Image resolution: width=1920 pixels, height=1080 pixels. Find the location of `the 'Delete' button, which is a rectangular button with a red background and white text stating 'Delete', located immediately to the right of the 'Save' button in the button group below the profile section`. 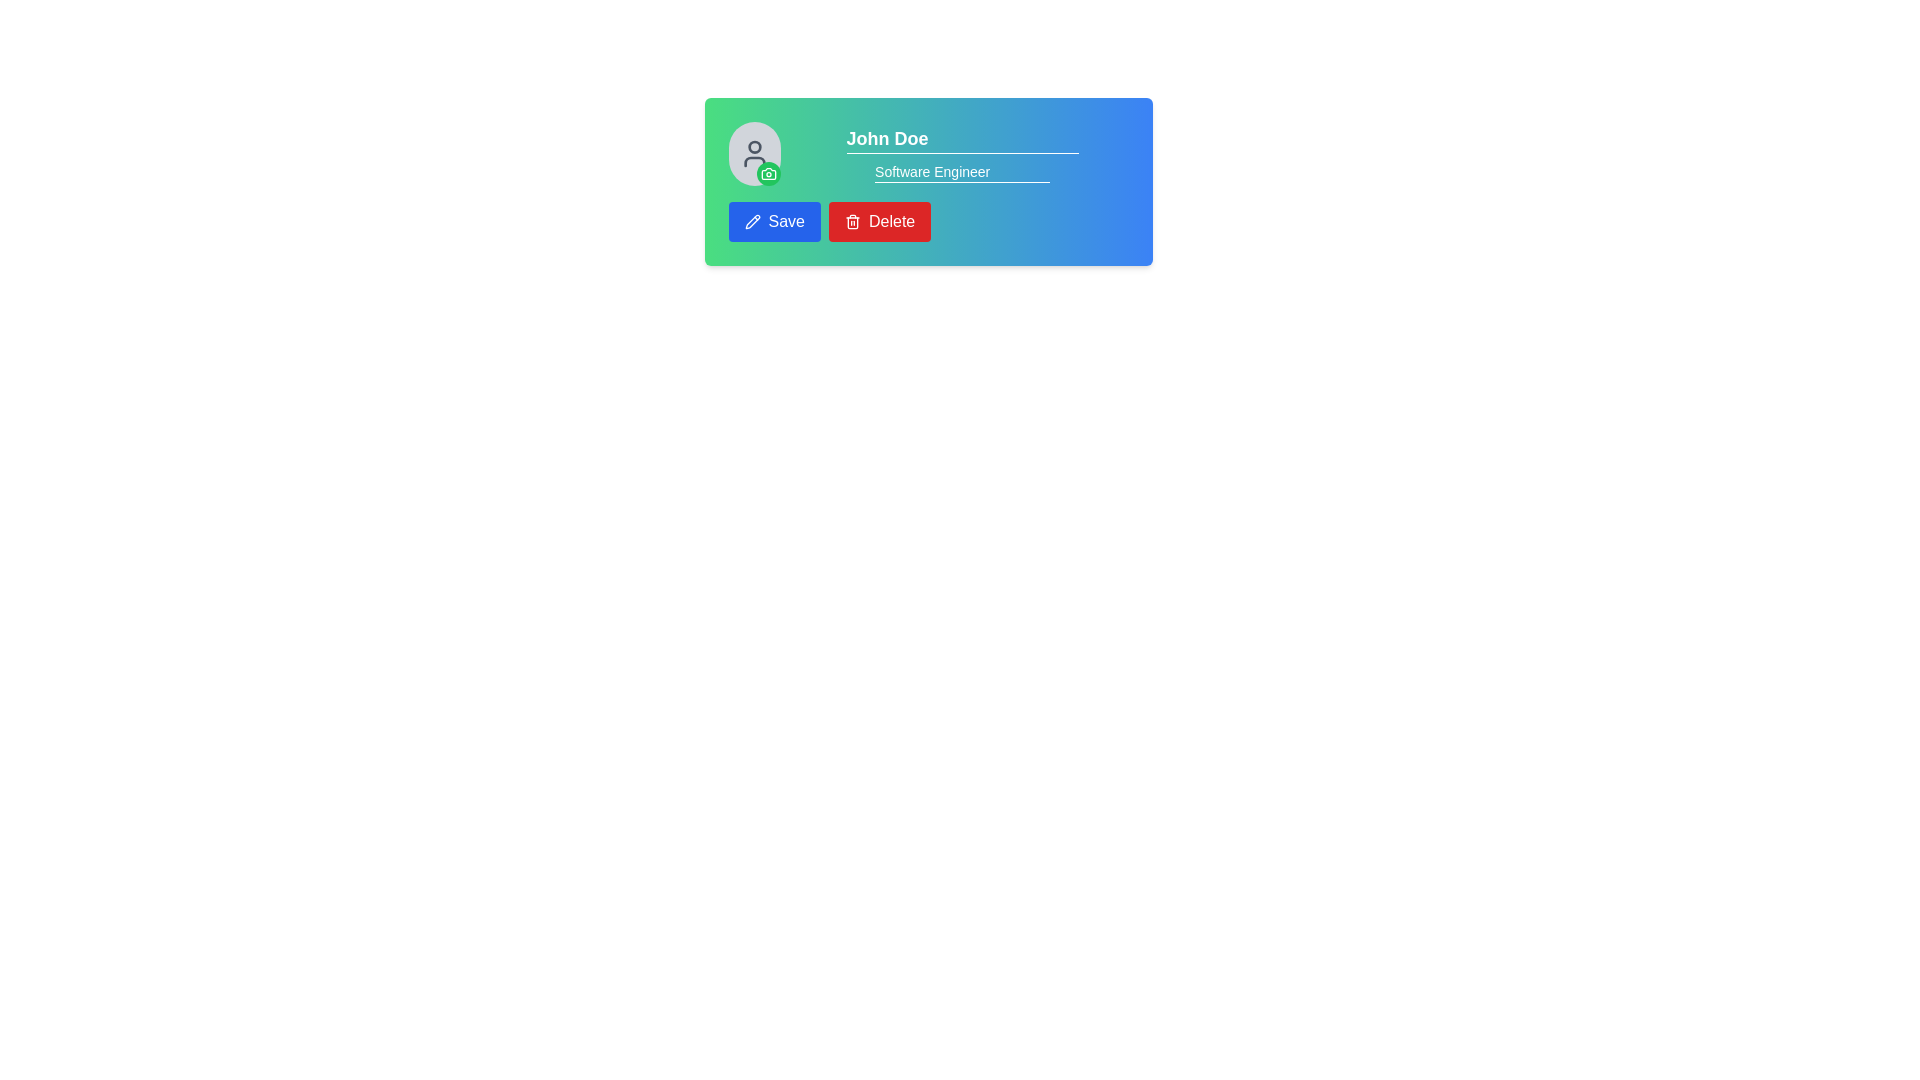

the 'Delete' button, which is a rectangular button with a red background and white text stating 'Delete', located immediately to the right of the 'Save' button in the button group below the profile section is located at coordinates (880, 222).